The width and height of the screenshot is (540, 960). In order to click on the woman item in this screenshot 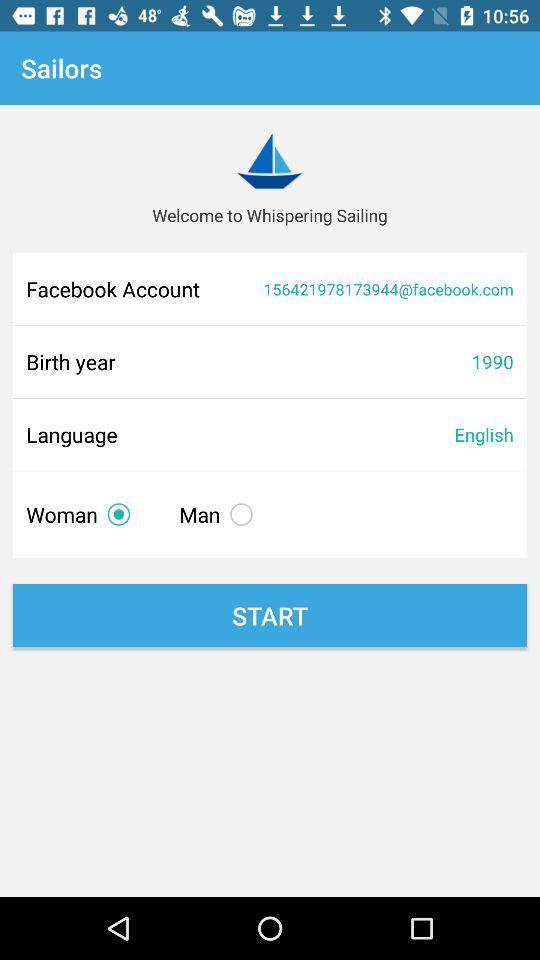, I will do `click(82, 513)`.